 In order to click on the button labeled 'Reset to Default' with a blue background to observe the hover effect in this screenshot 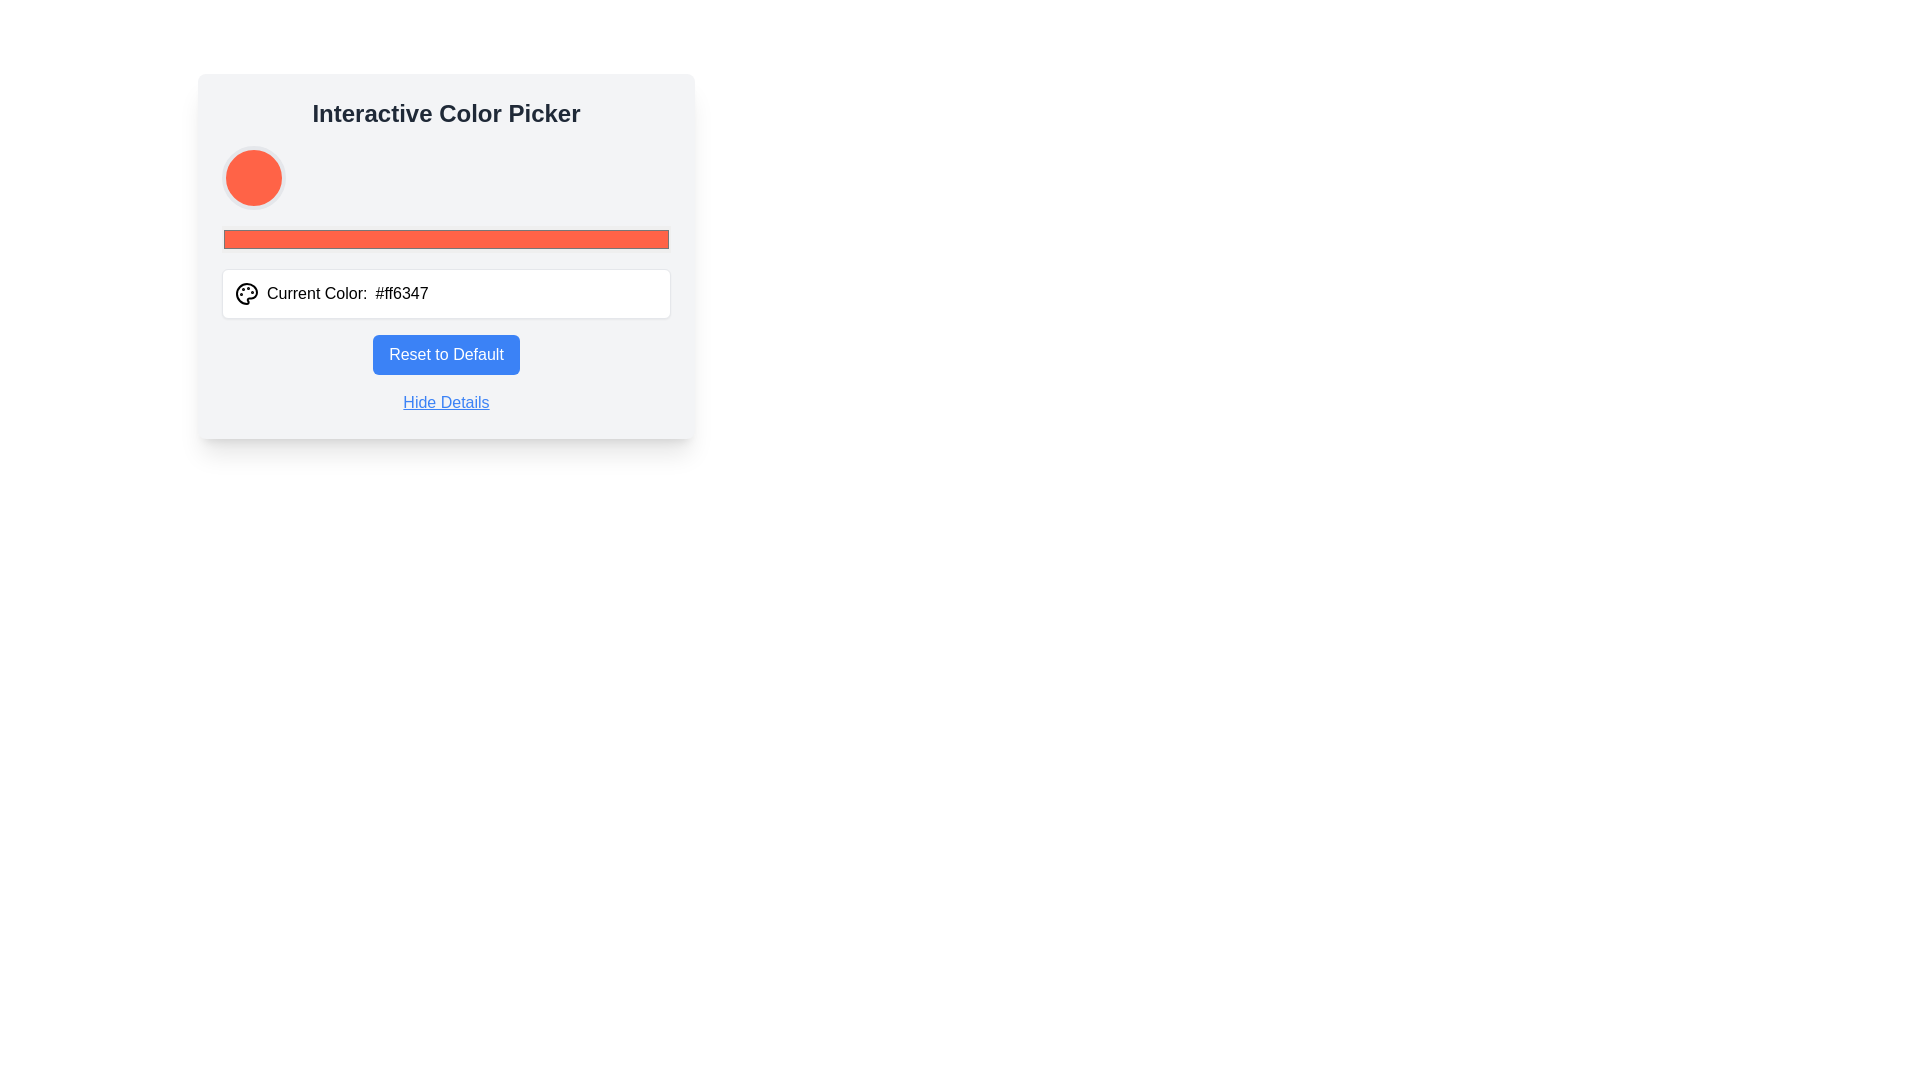, I will do `click(445, 353)`.